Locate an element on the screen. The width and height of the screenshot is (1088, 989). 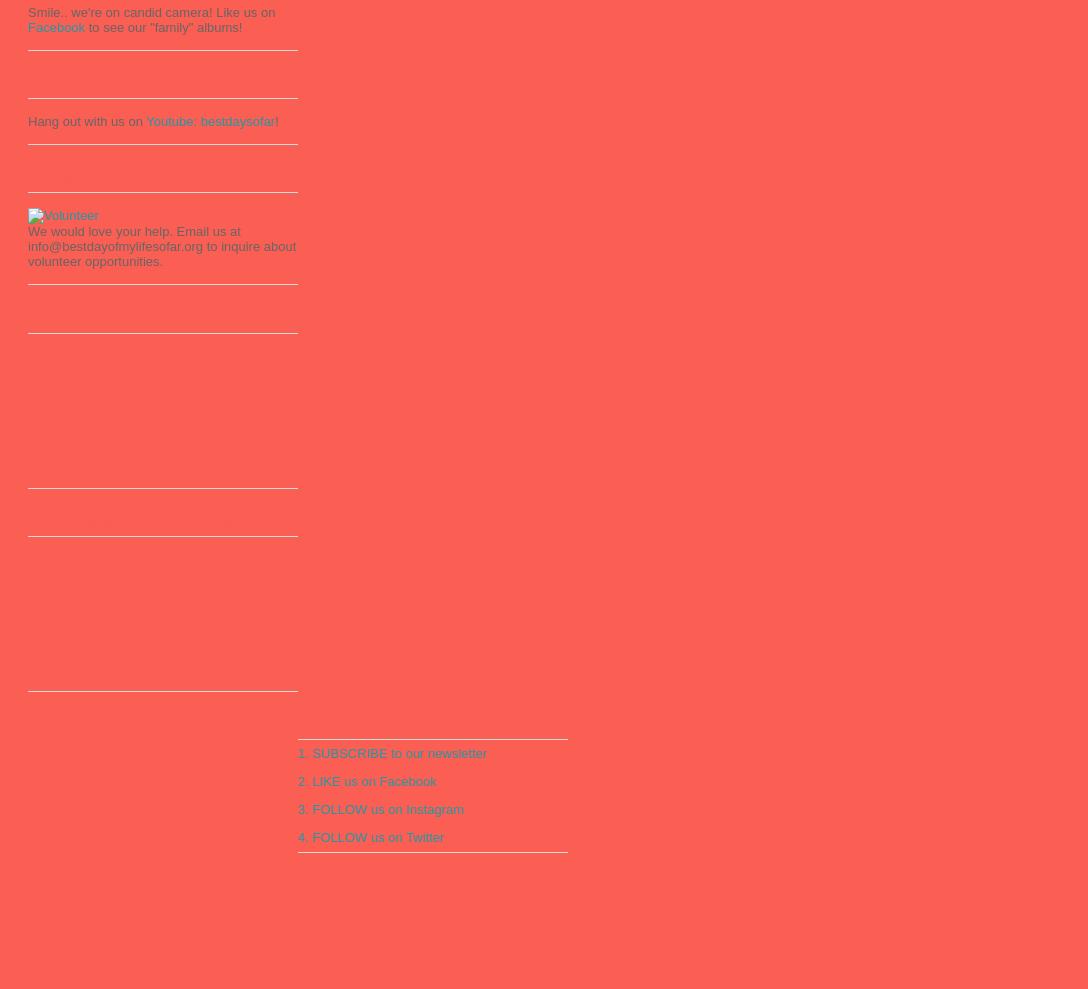
'Playlist - Our Seniors Say Hi!' is located at coordinates (27, 318).